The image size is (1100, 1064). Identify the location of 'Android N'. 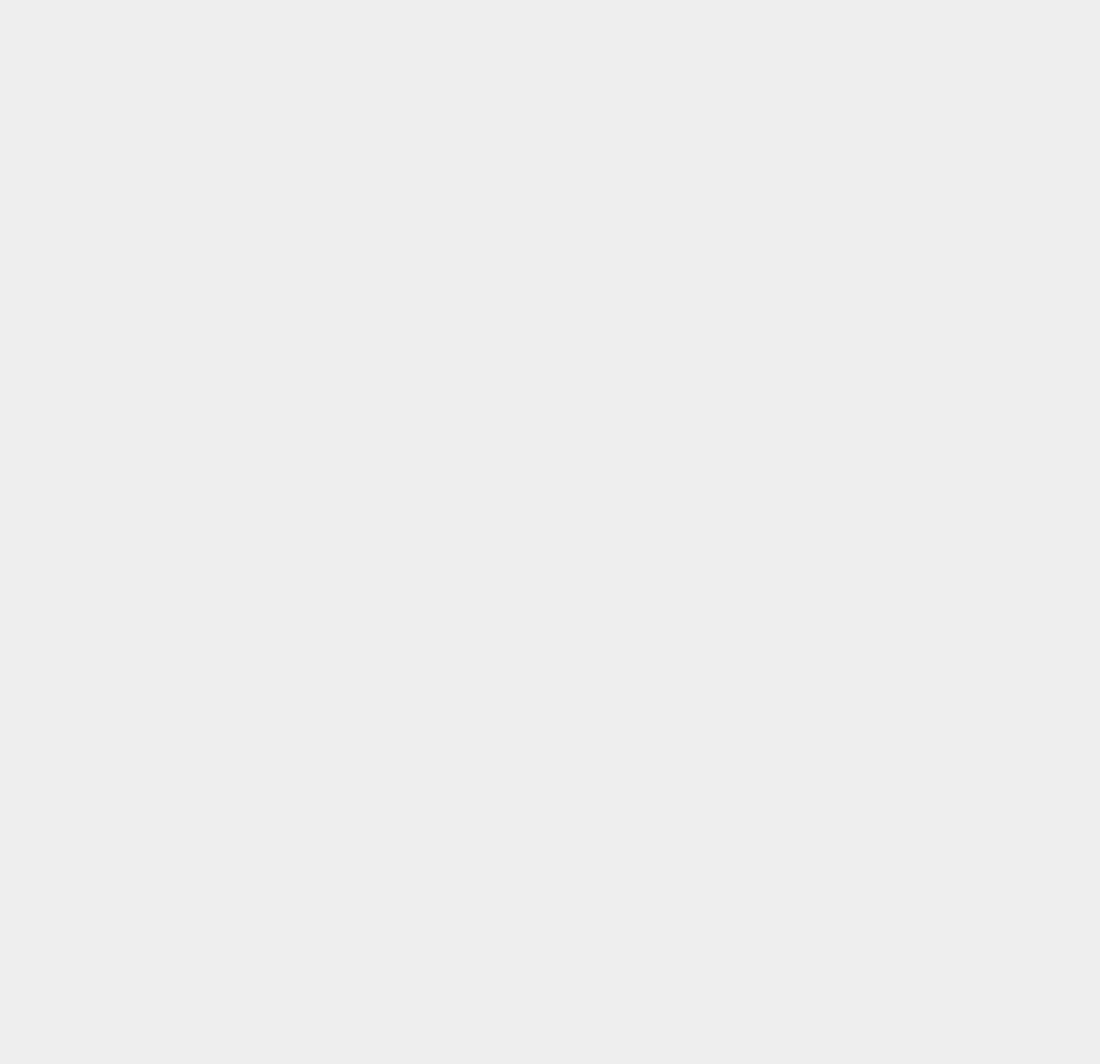
(809, 36).